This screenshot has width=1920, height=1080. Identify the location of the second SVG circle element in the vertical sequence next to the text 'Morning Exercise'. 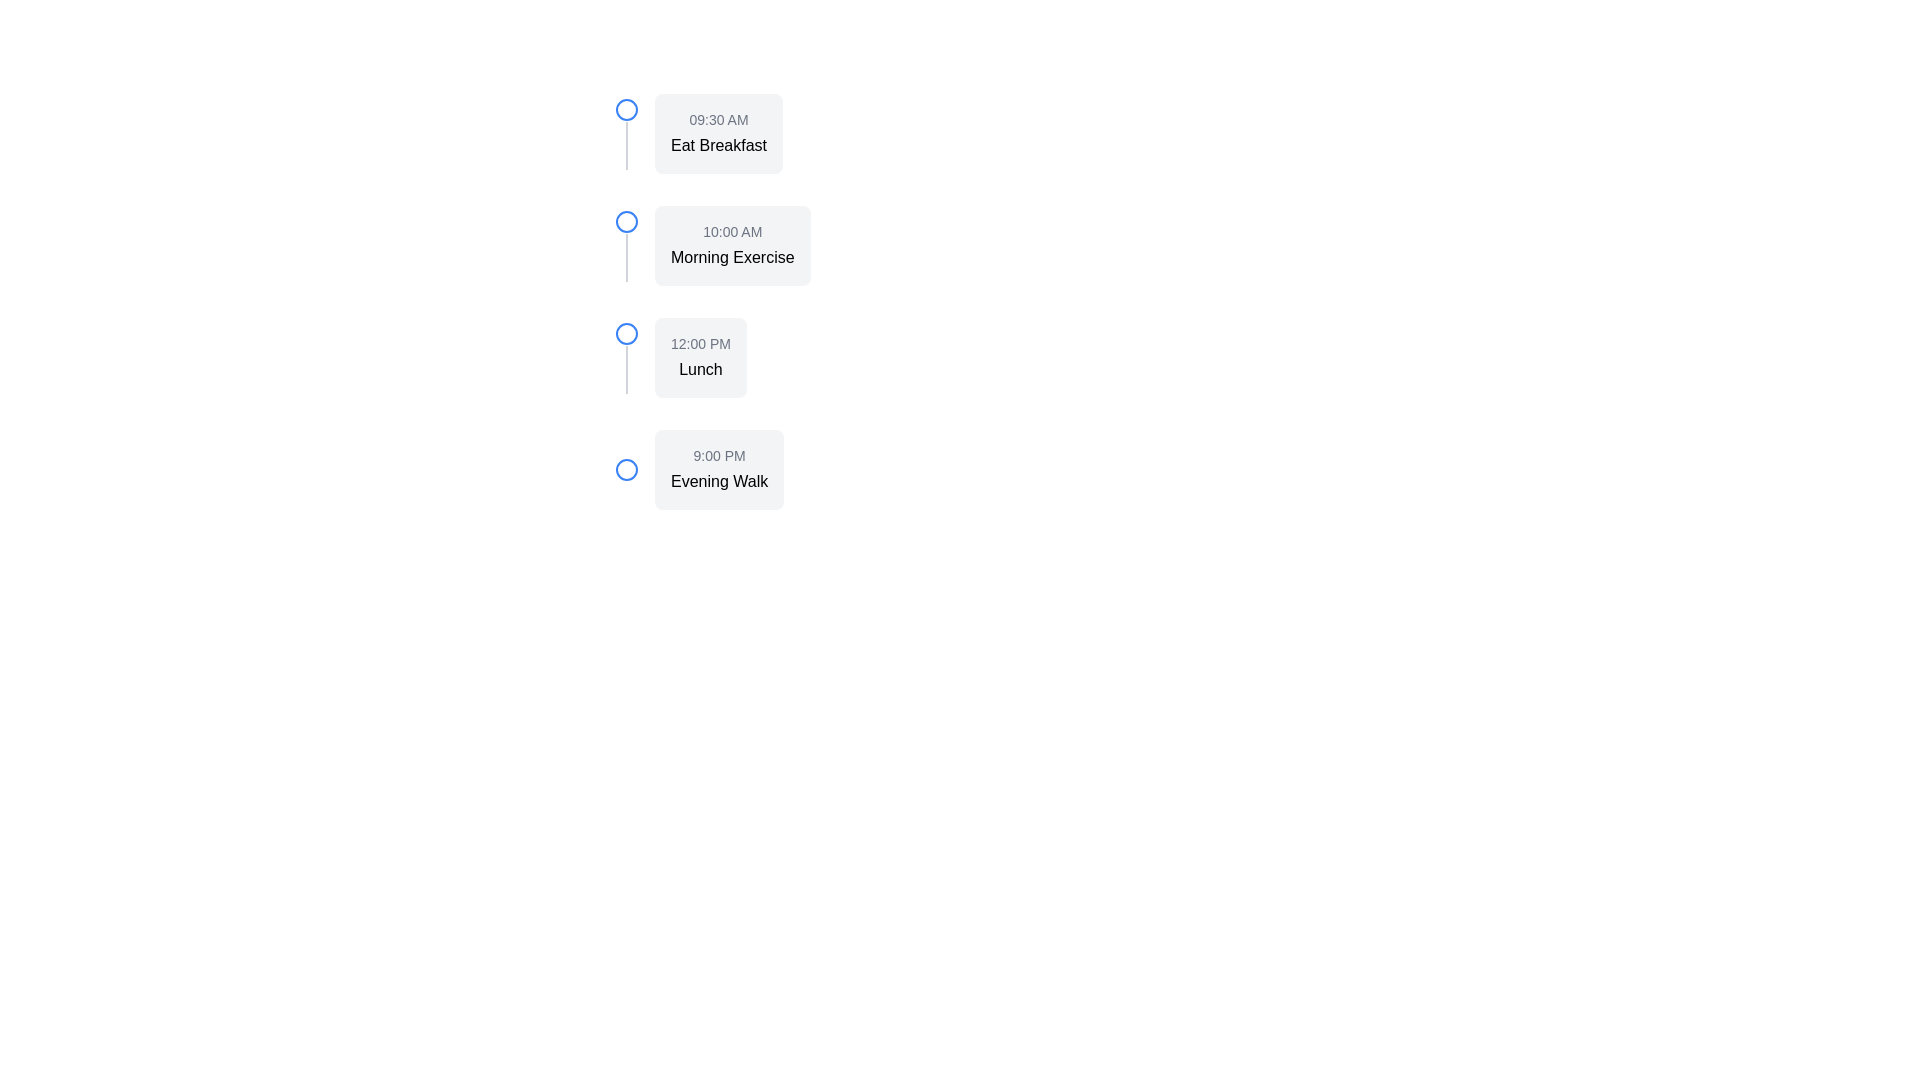
(626, 222).